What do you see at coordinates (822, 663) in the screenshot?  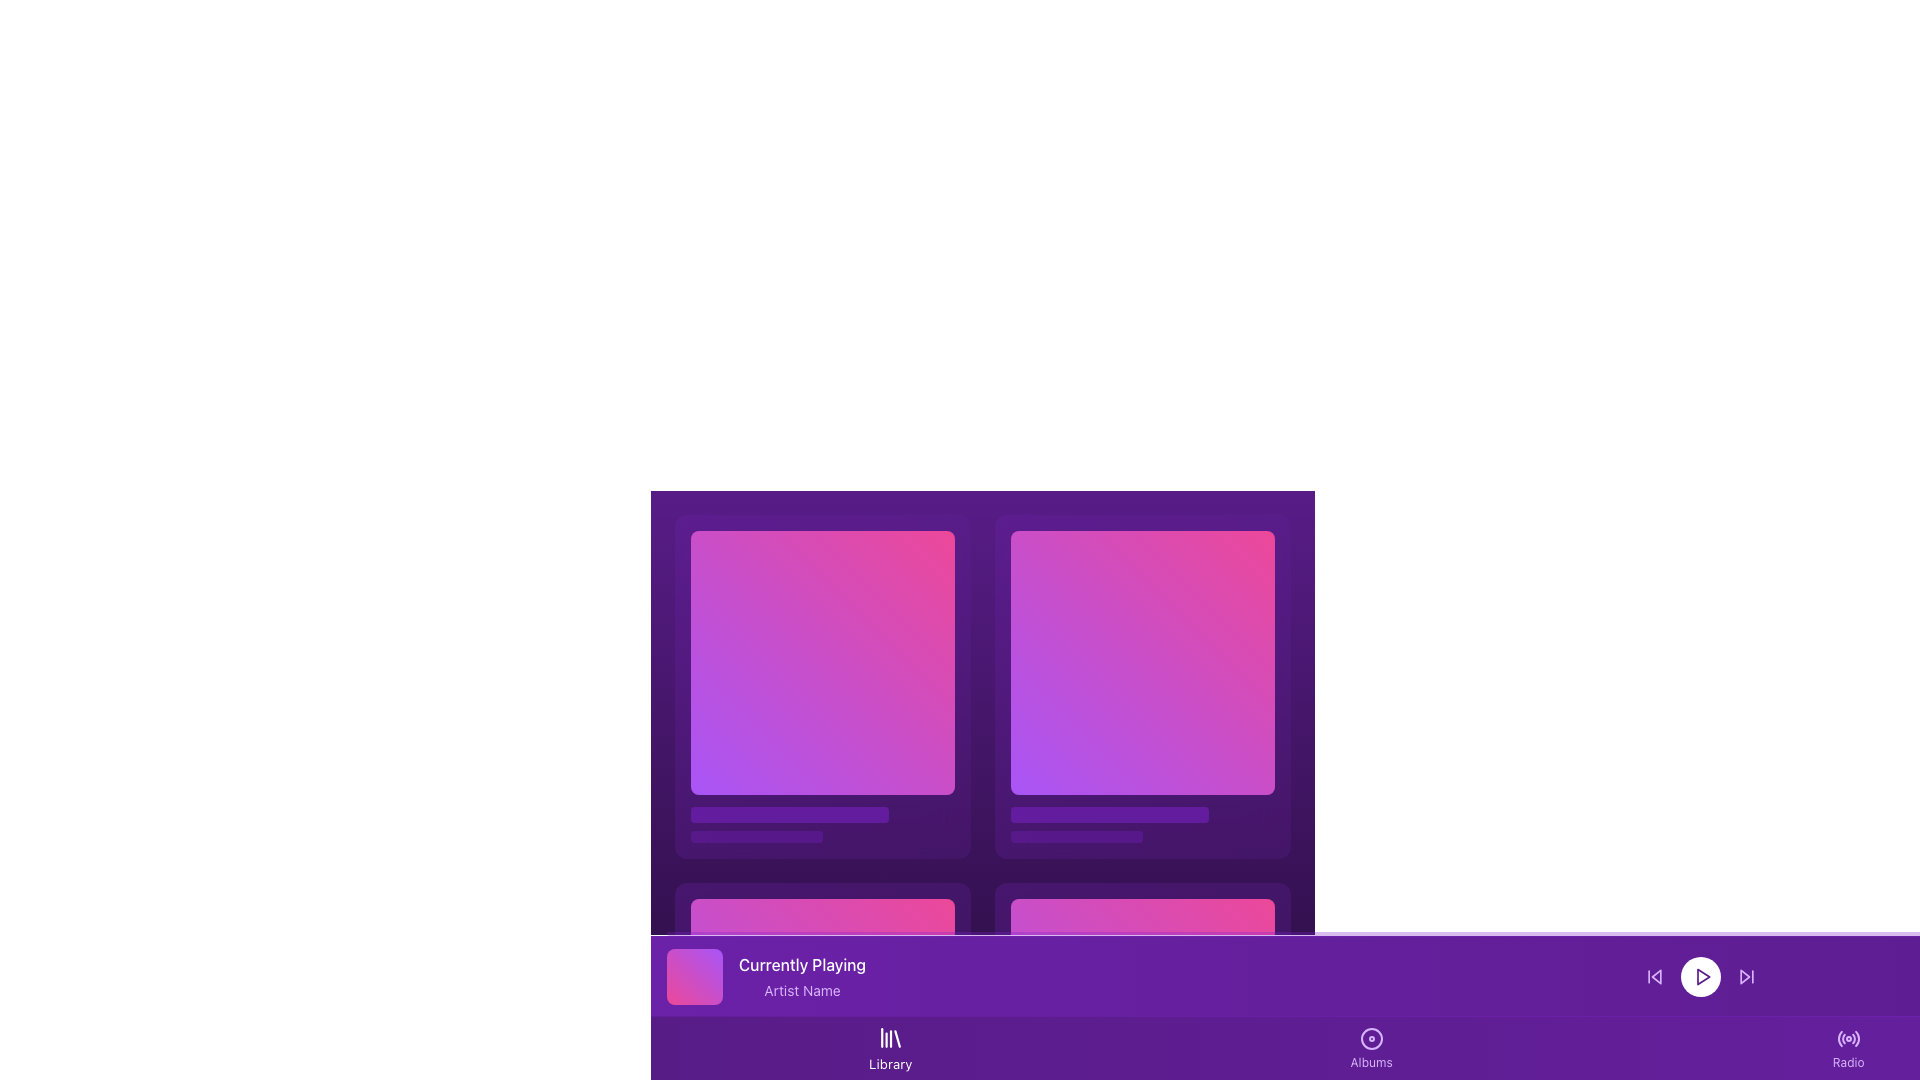 I see `the decorative element located in the top-left portion of the grid layout, which serves as a visual placeholder within the card-like structure` at bounding box center [822, 663].